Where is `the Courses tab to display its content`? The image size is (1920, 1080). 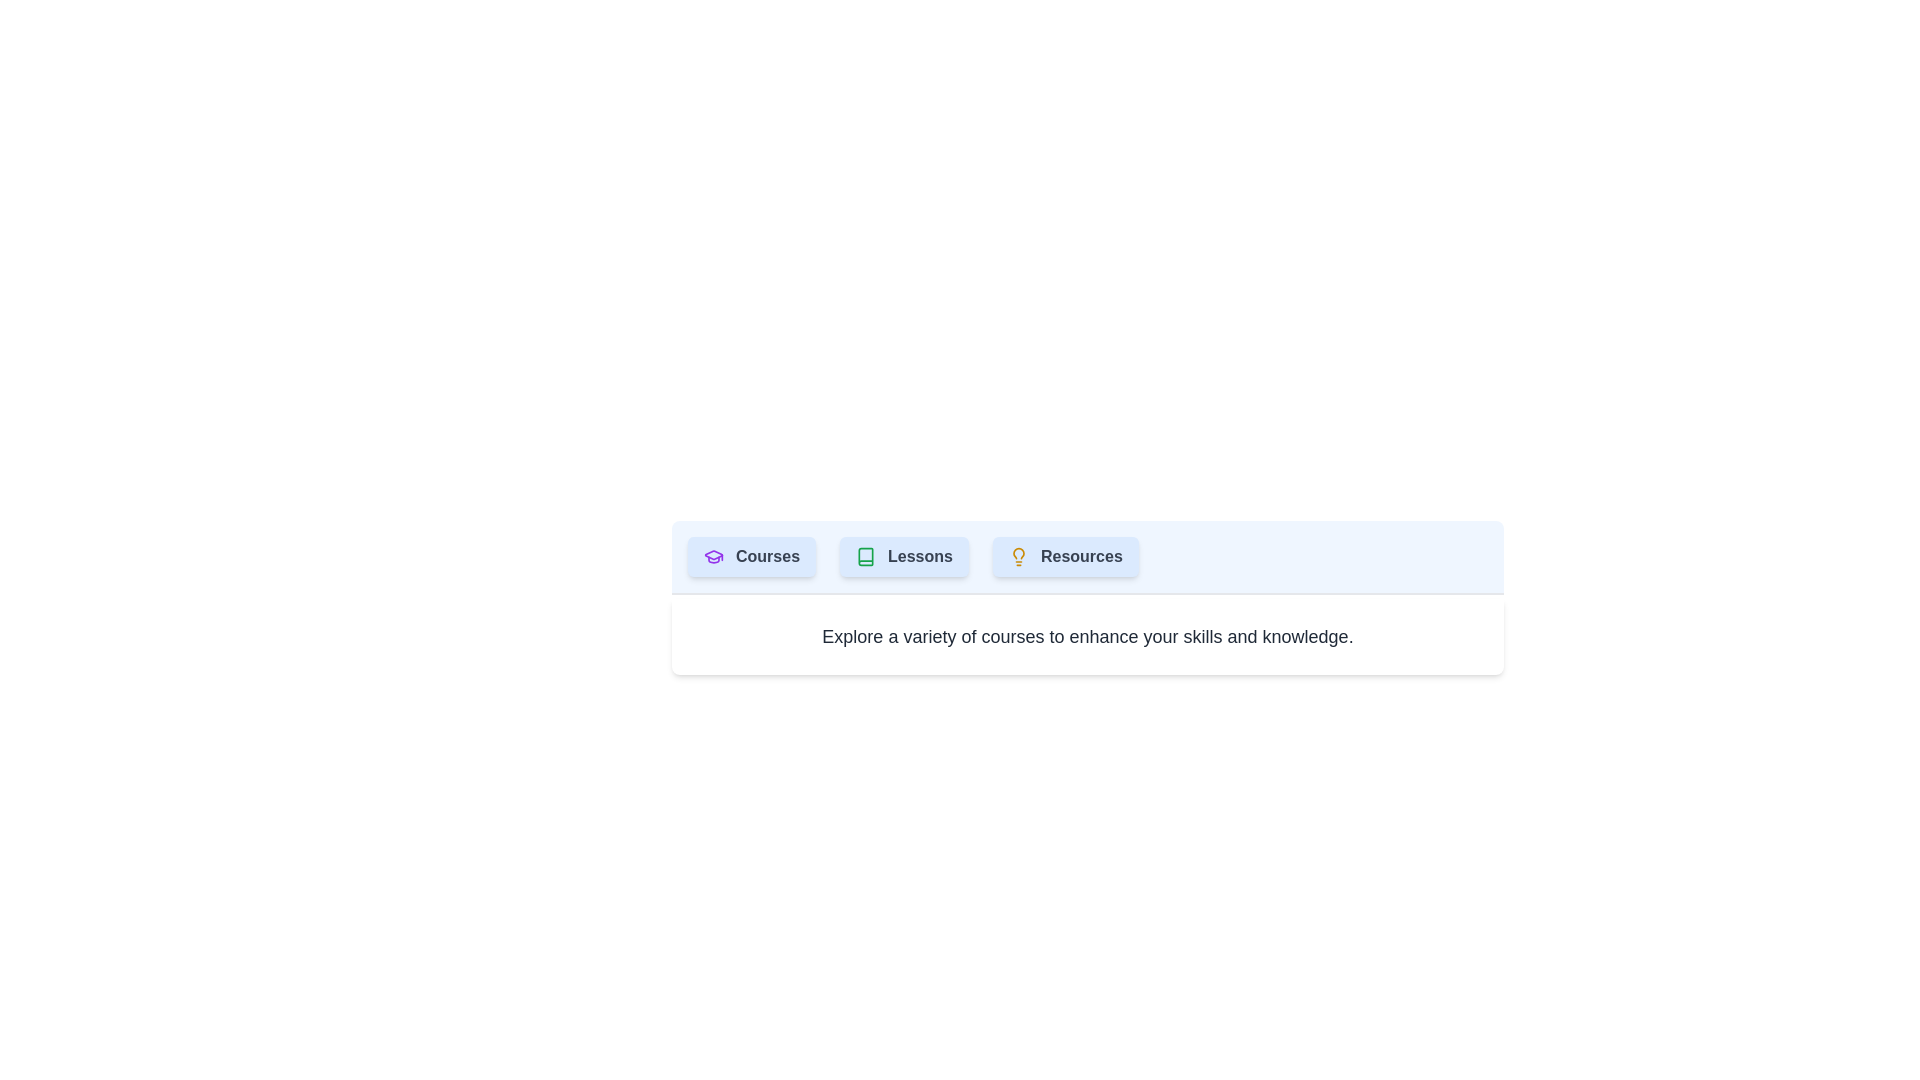
the Courses tab to display its content is located at coordinates (751, 556).